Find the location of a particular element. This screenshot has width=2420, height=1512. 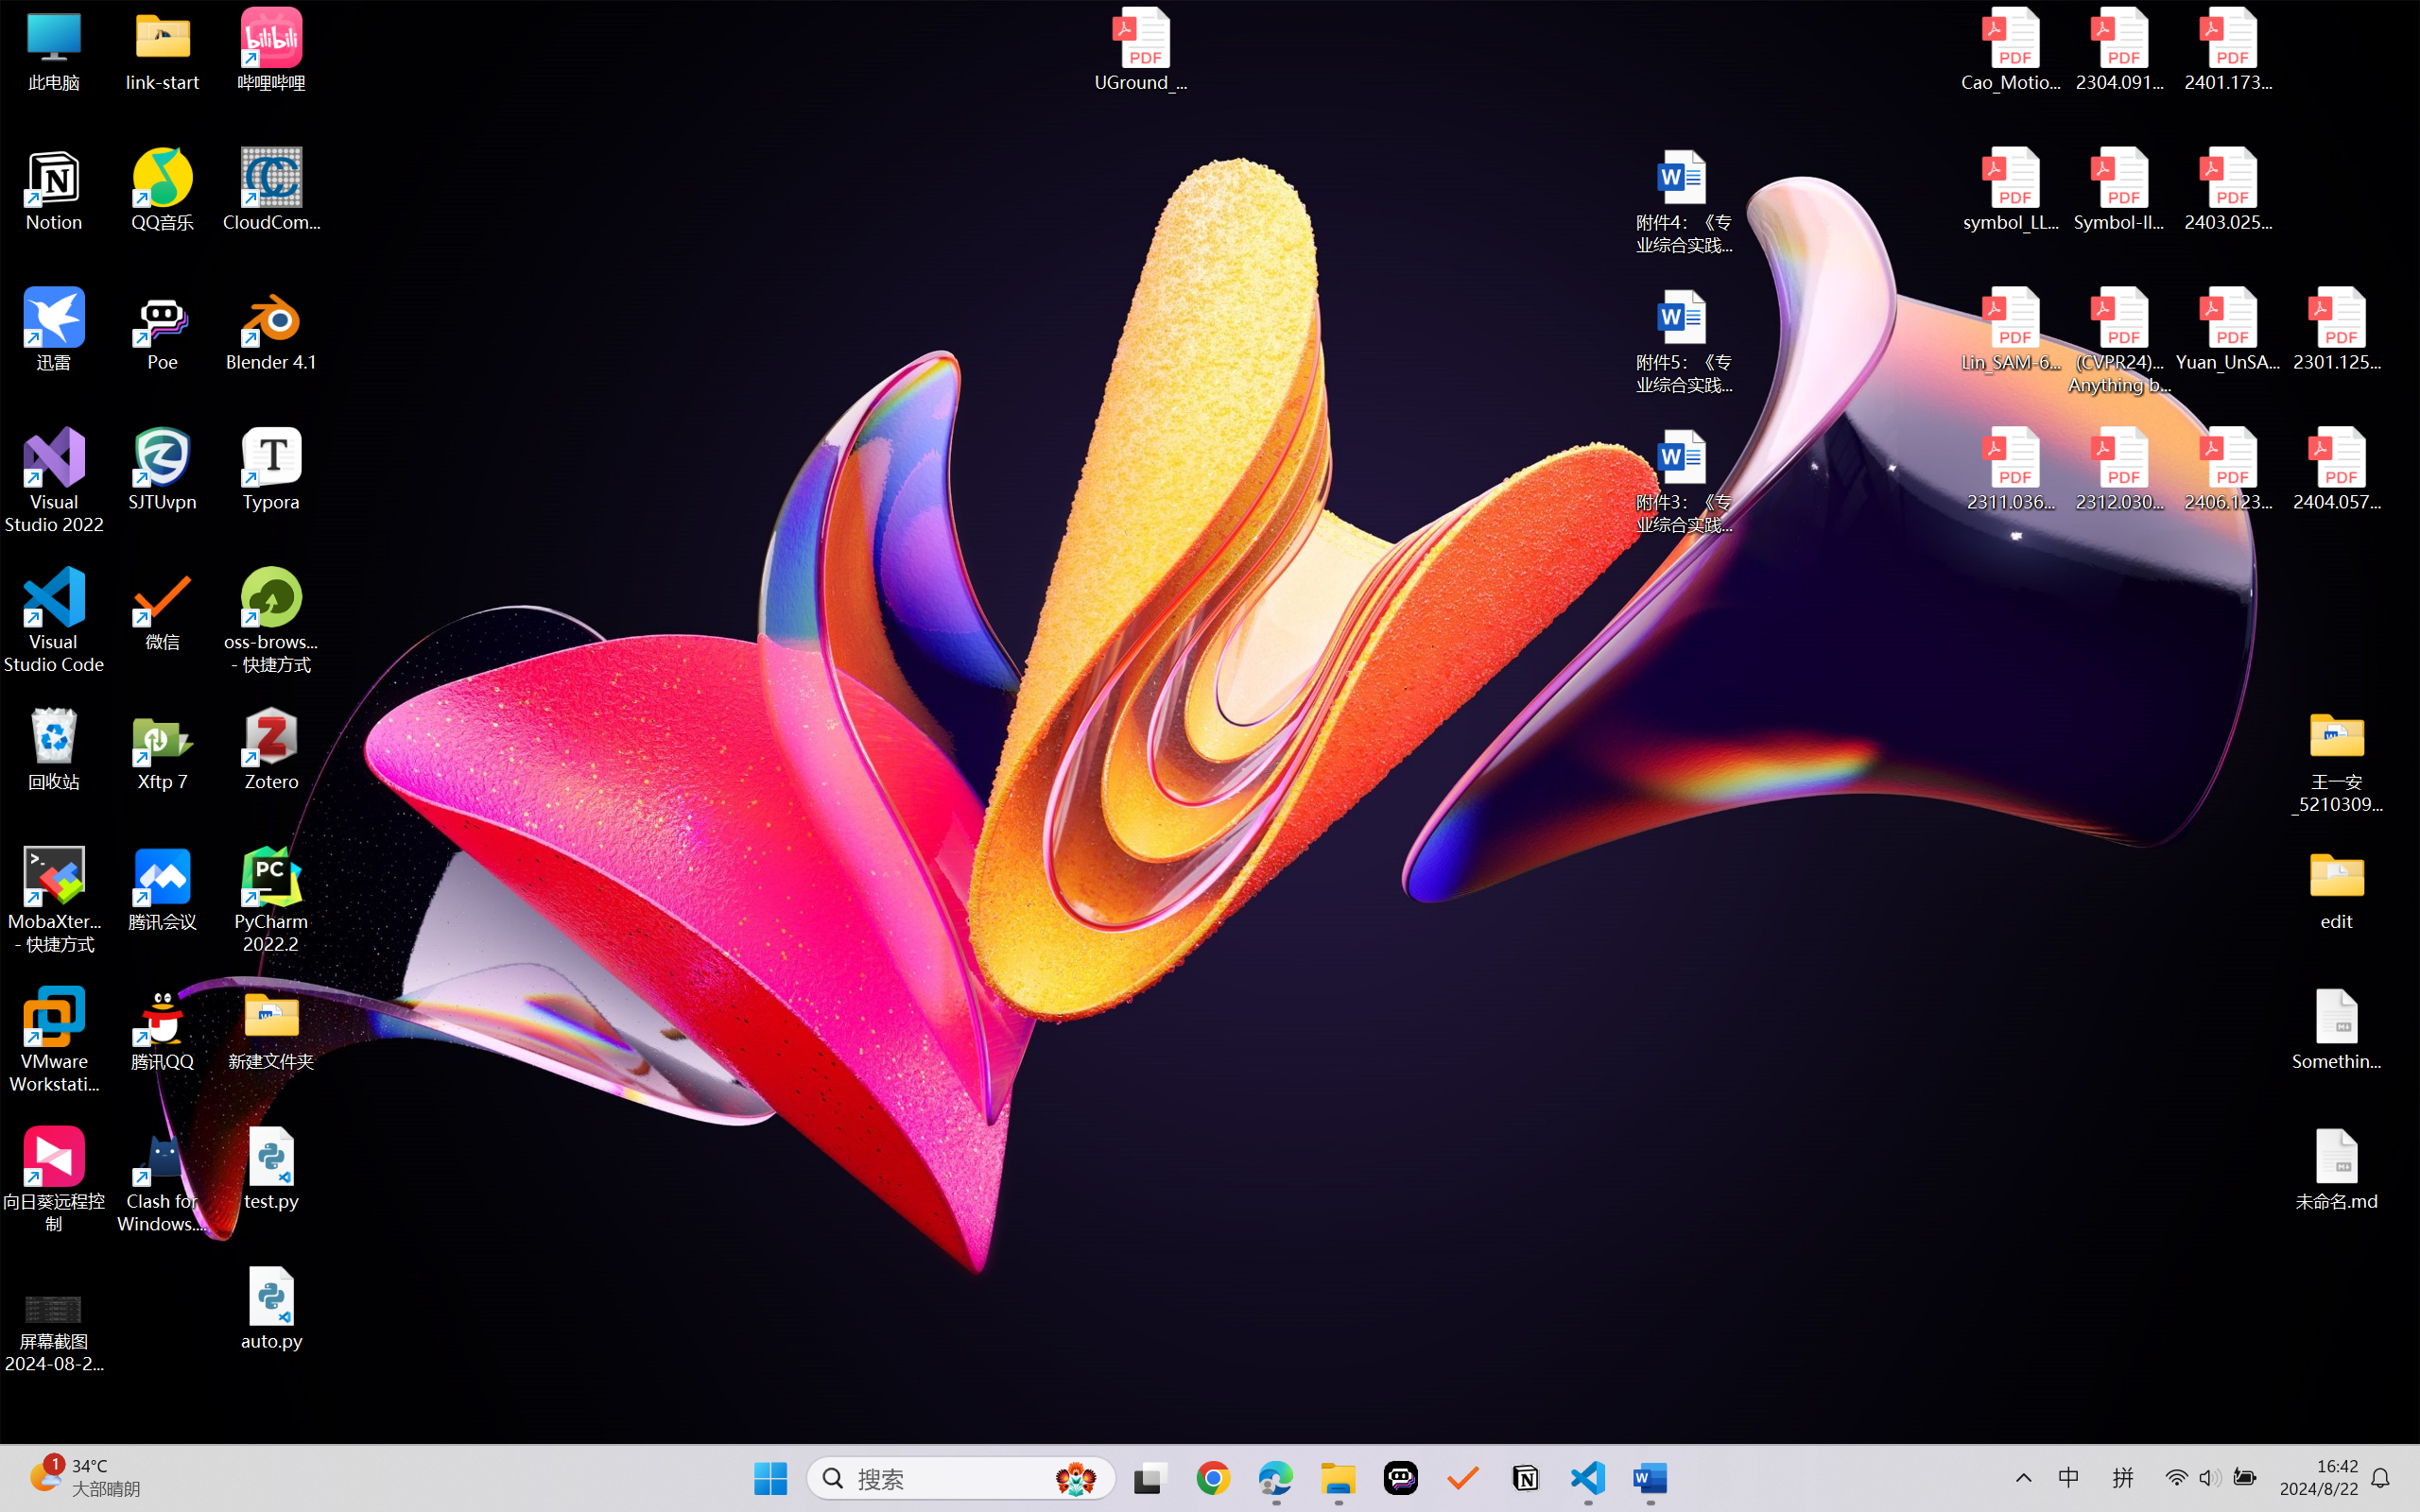

'Visual Studio Code' is located at coordinates (53, 619).